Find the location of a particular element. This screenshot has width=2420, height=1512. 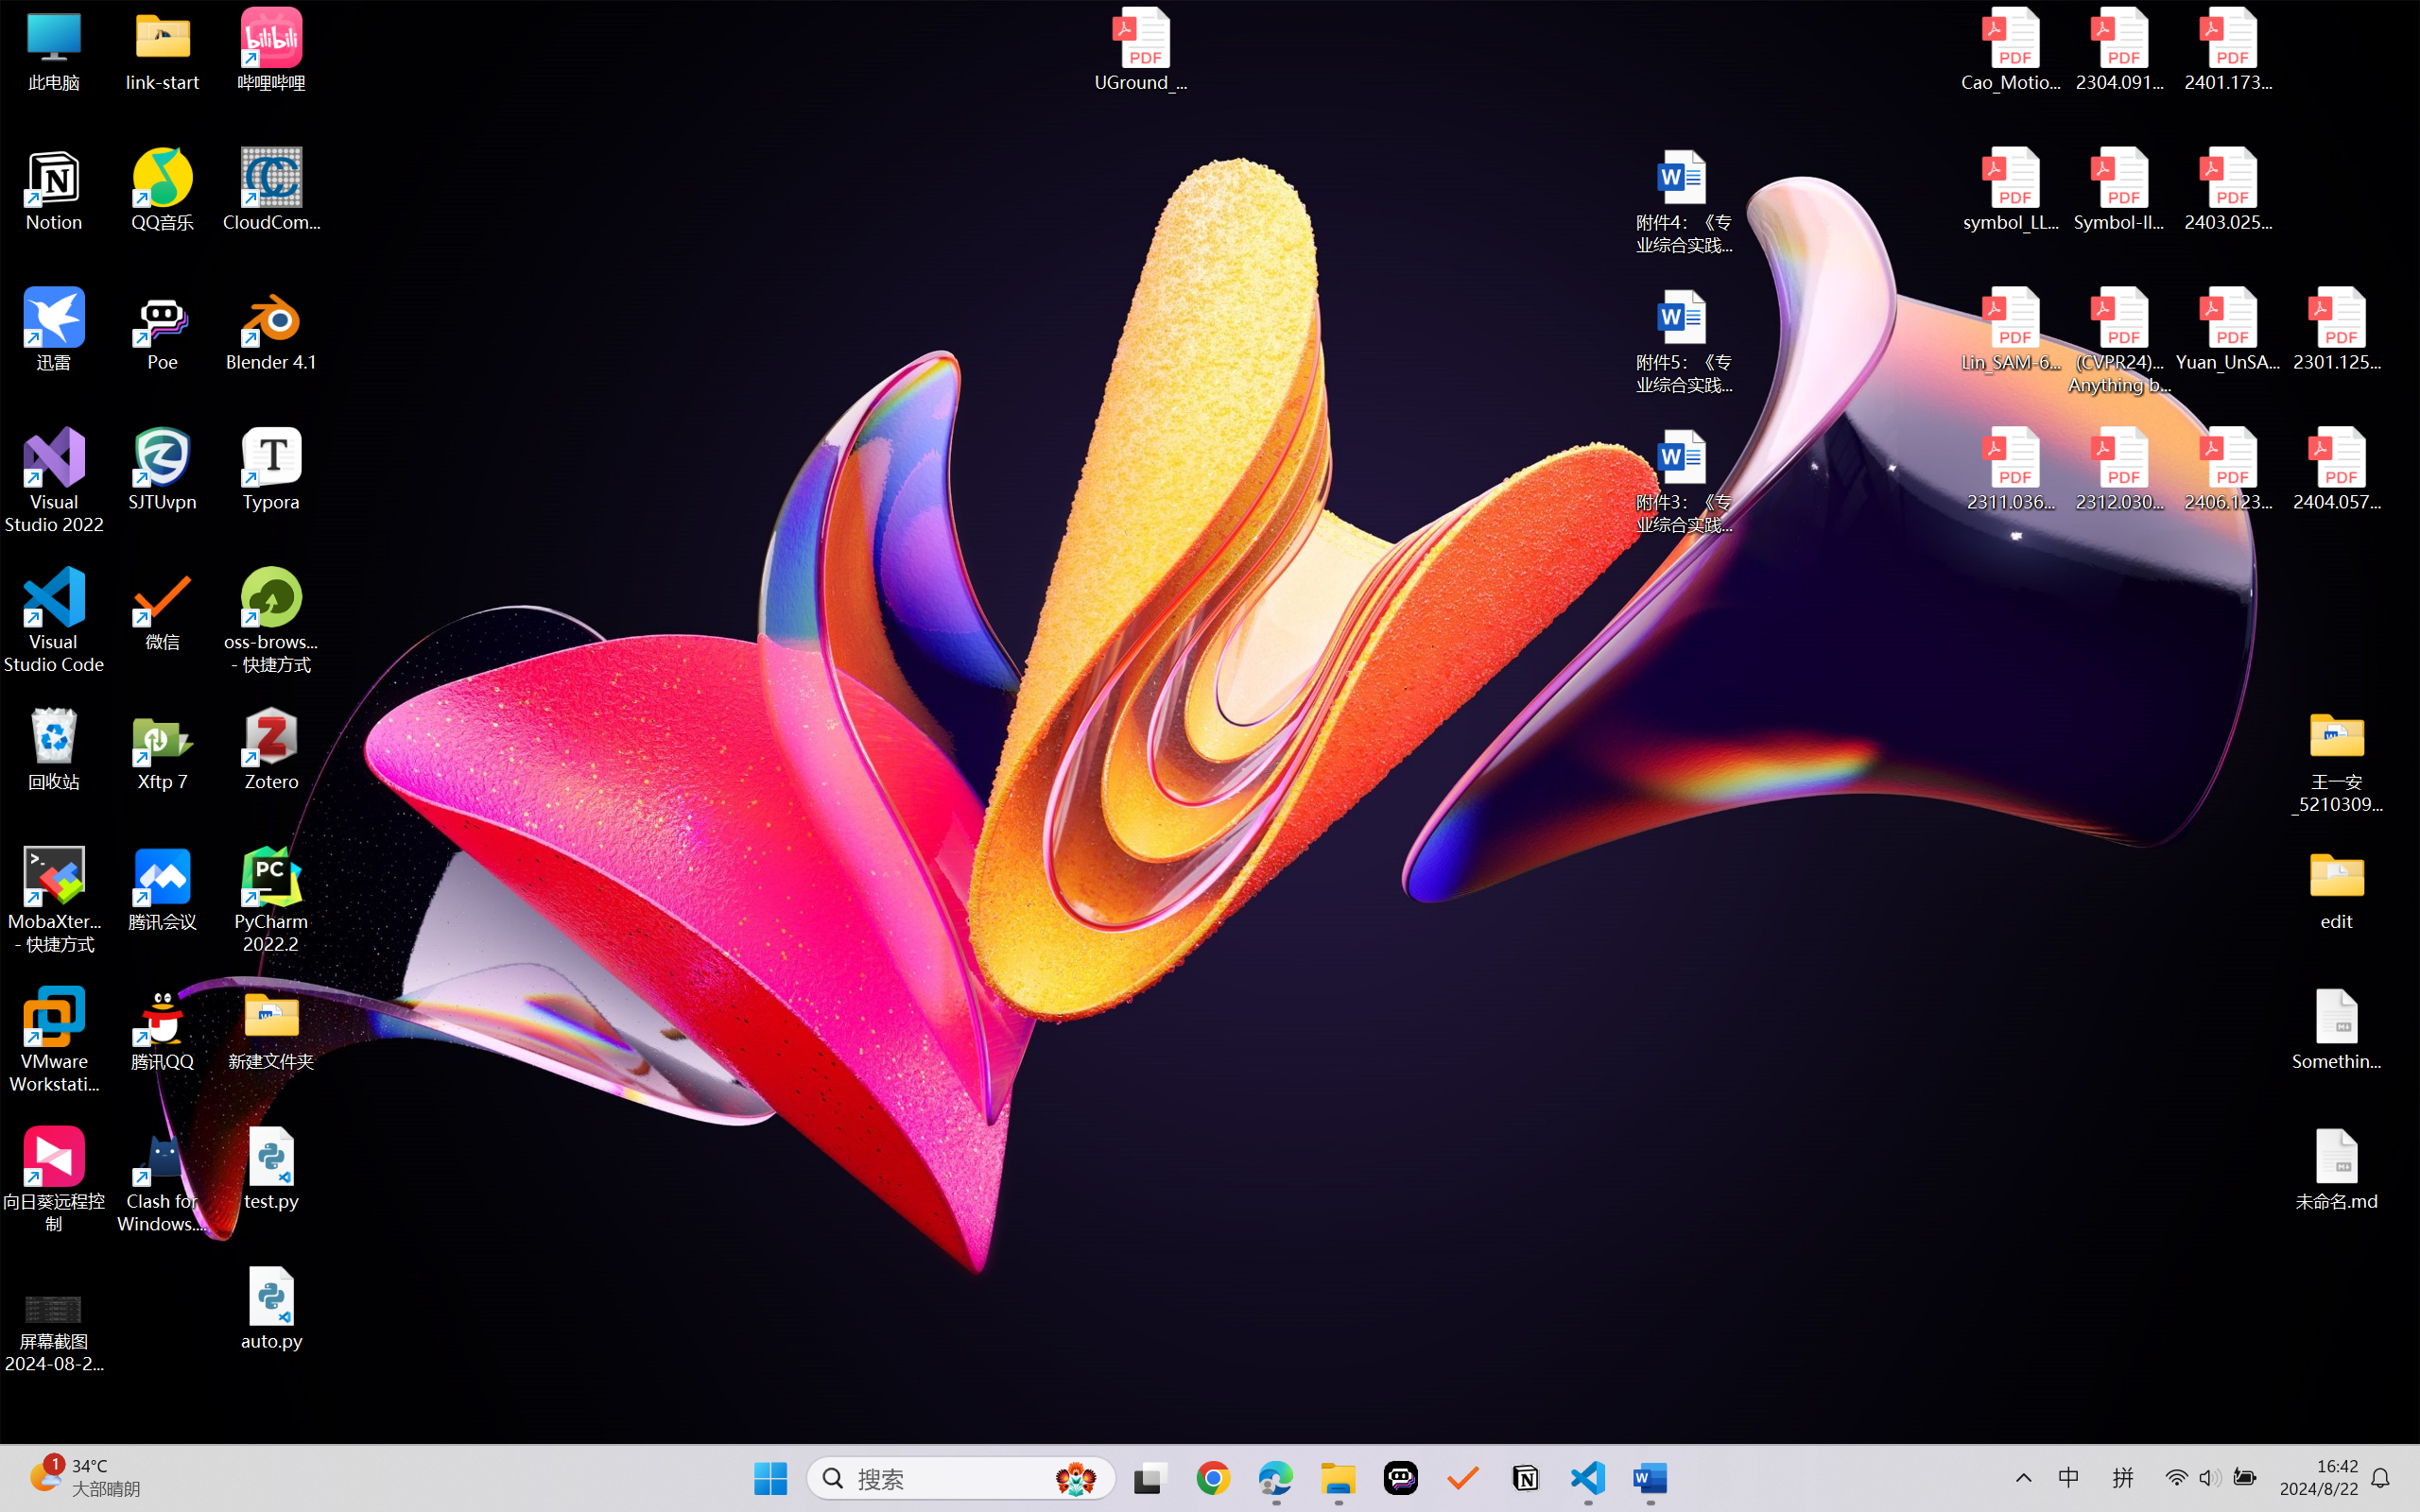

'Visual Studio Code' is located at coordinates (53, 619).